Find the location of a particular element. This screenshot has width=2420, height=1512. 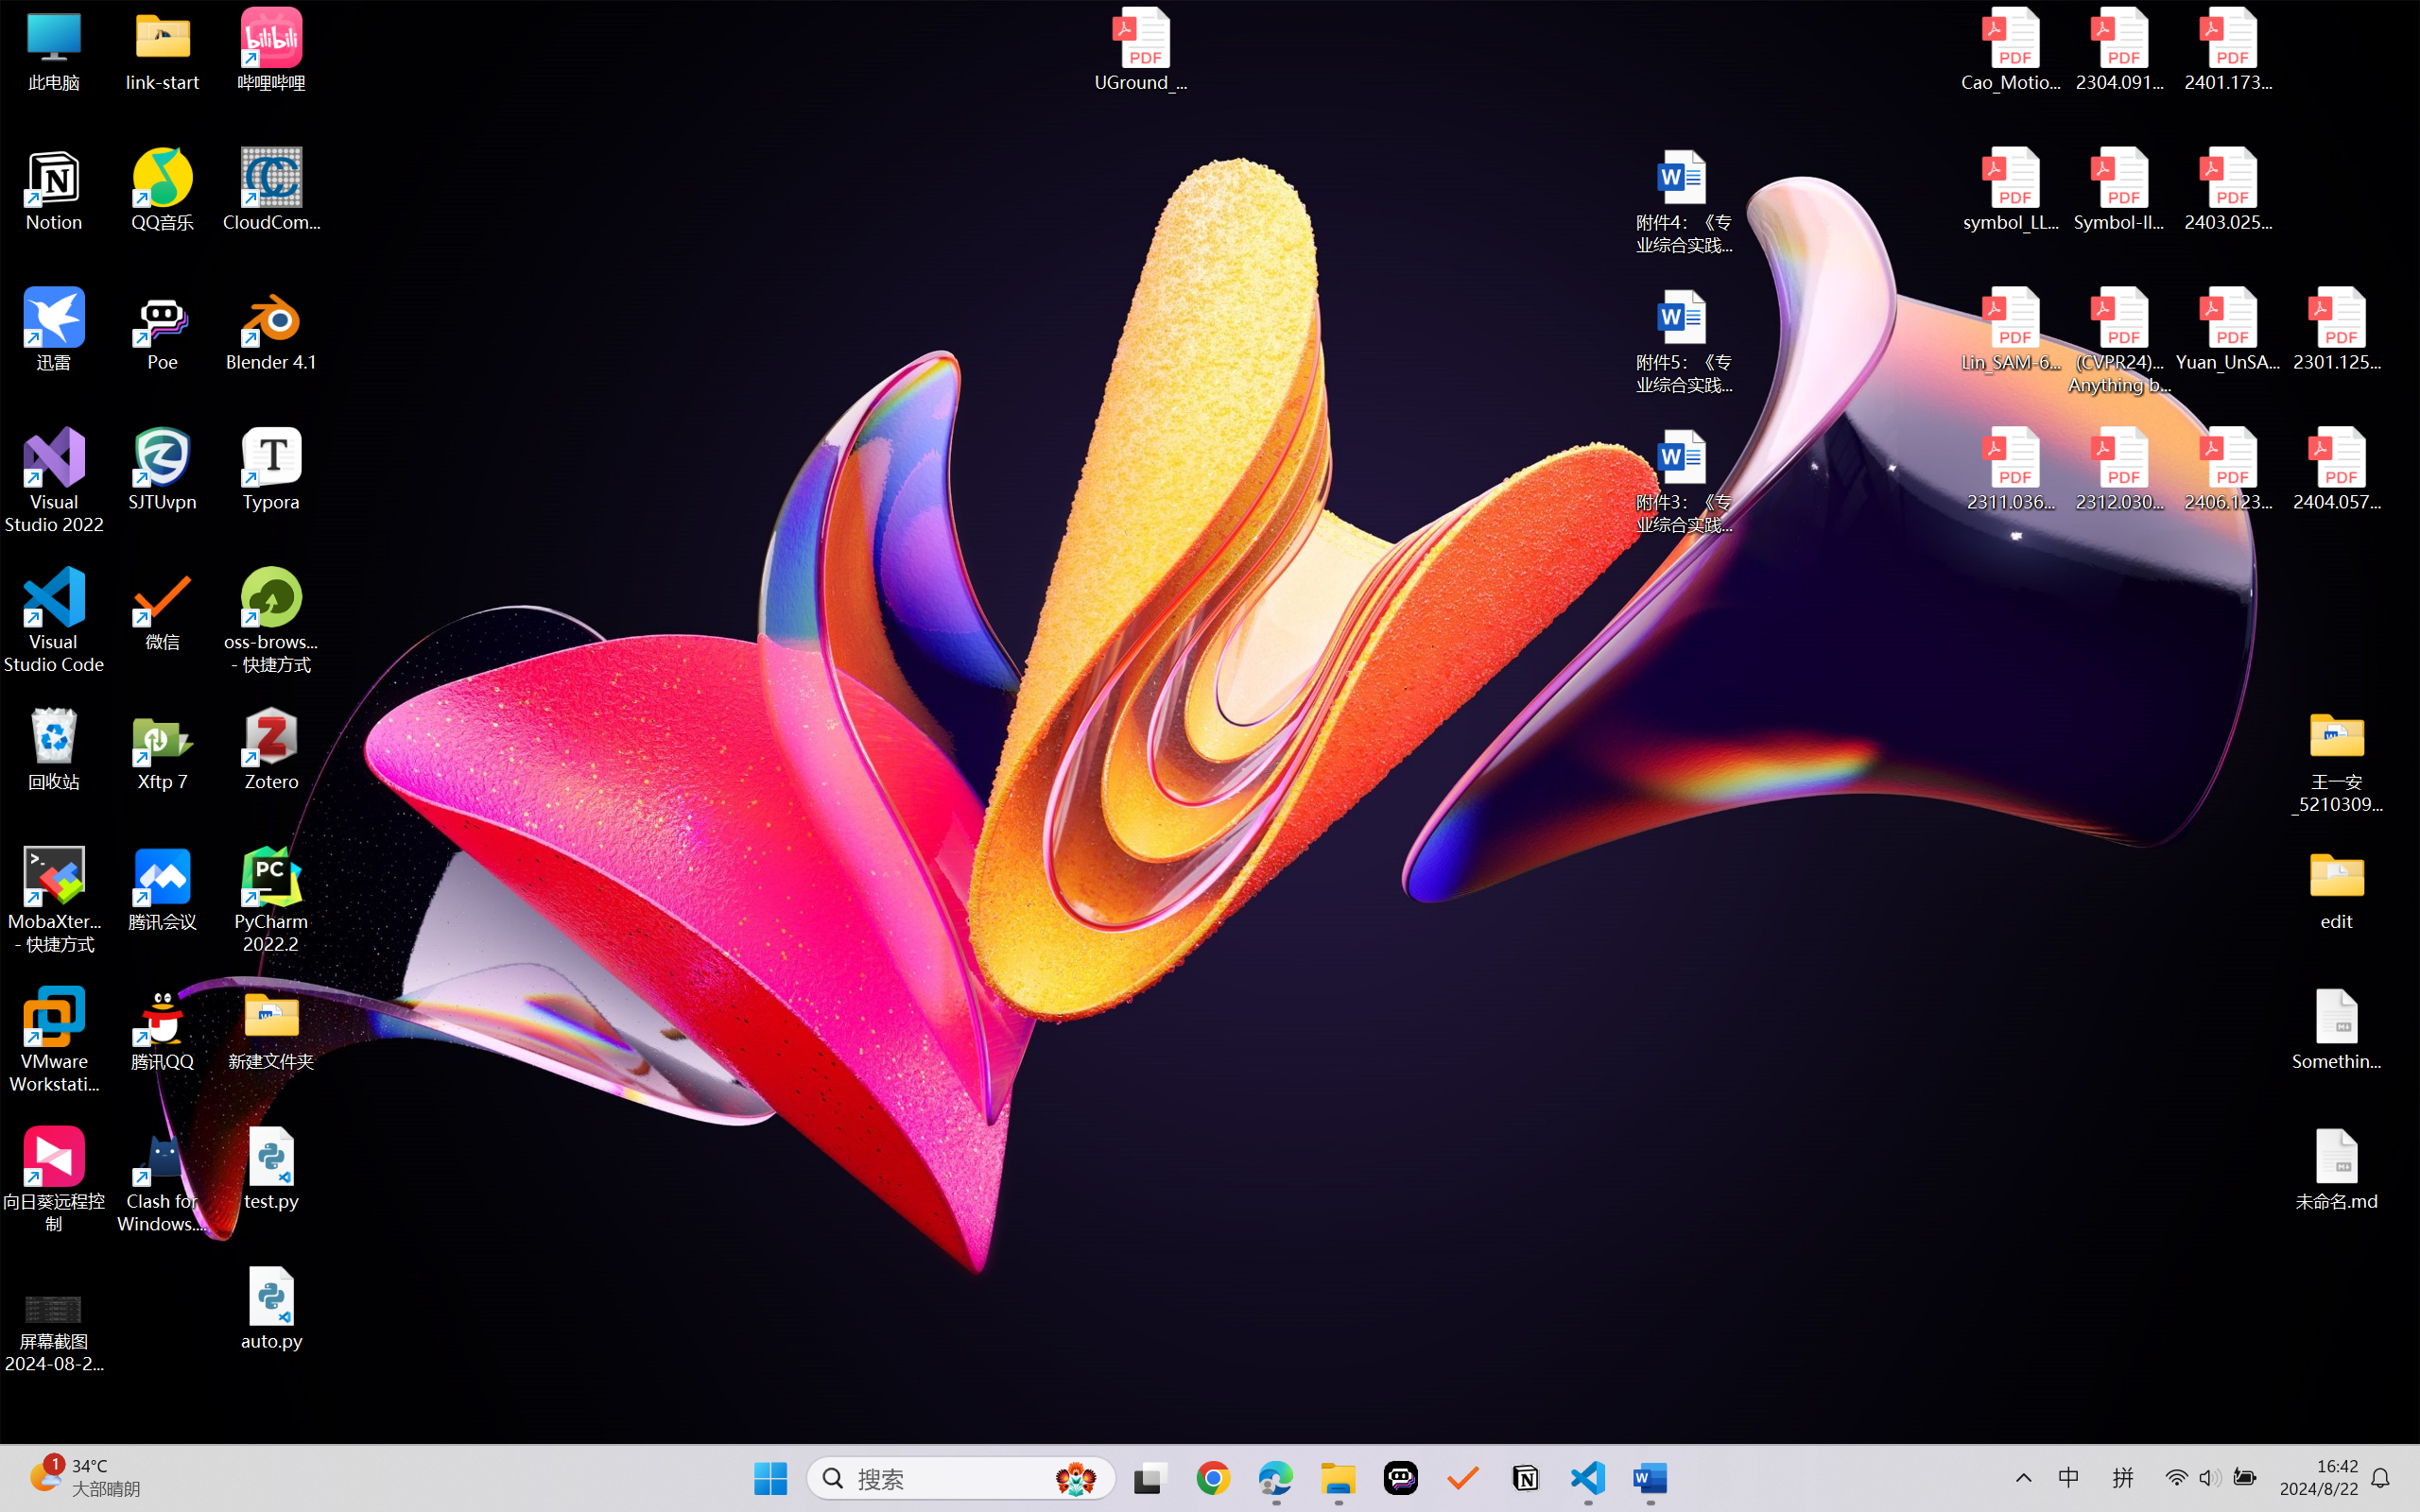

'Visual Studio Code' is located at coordinates (53, 619).